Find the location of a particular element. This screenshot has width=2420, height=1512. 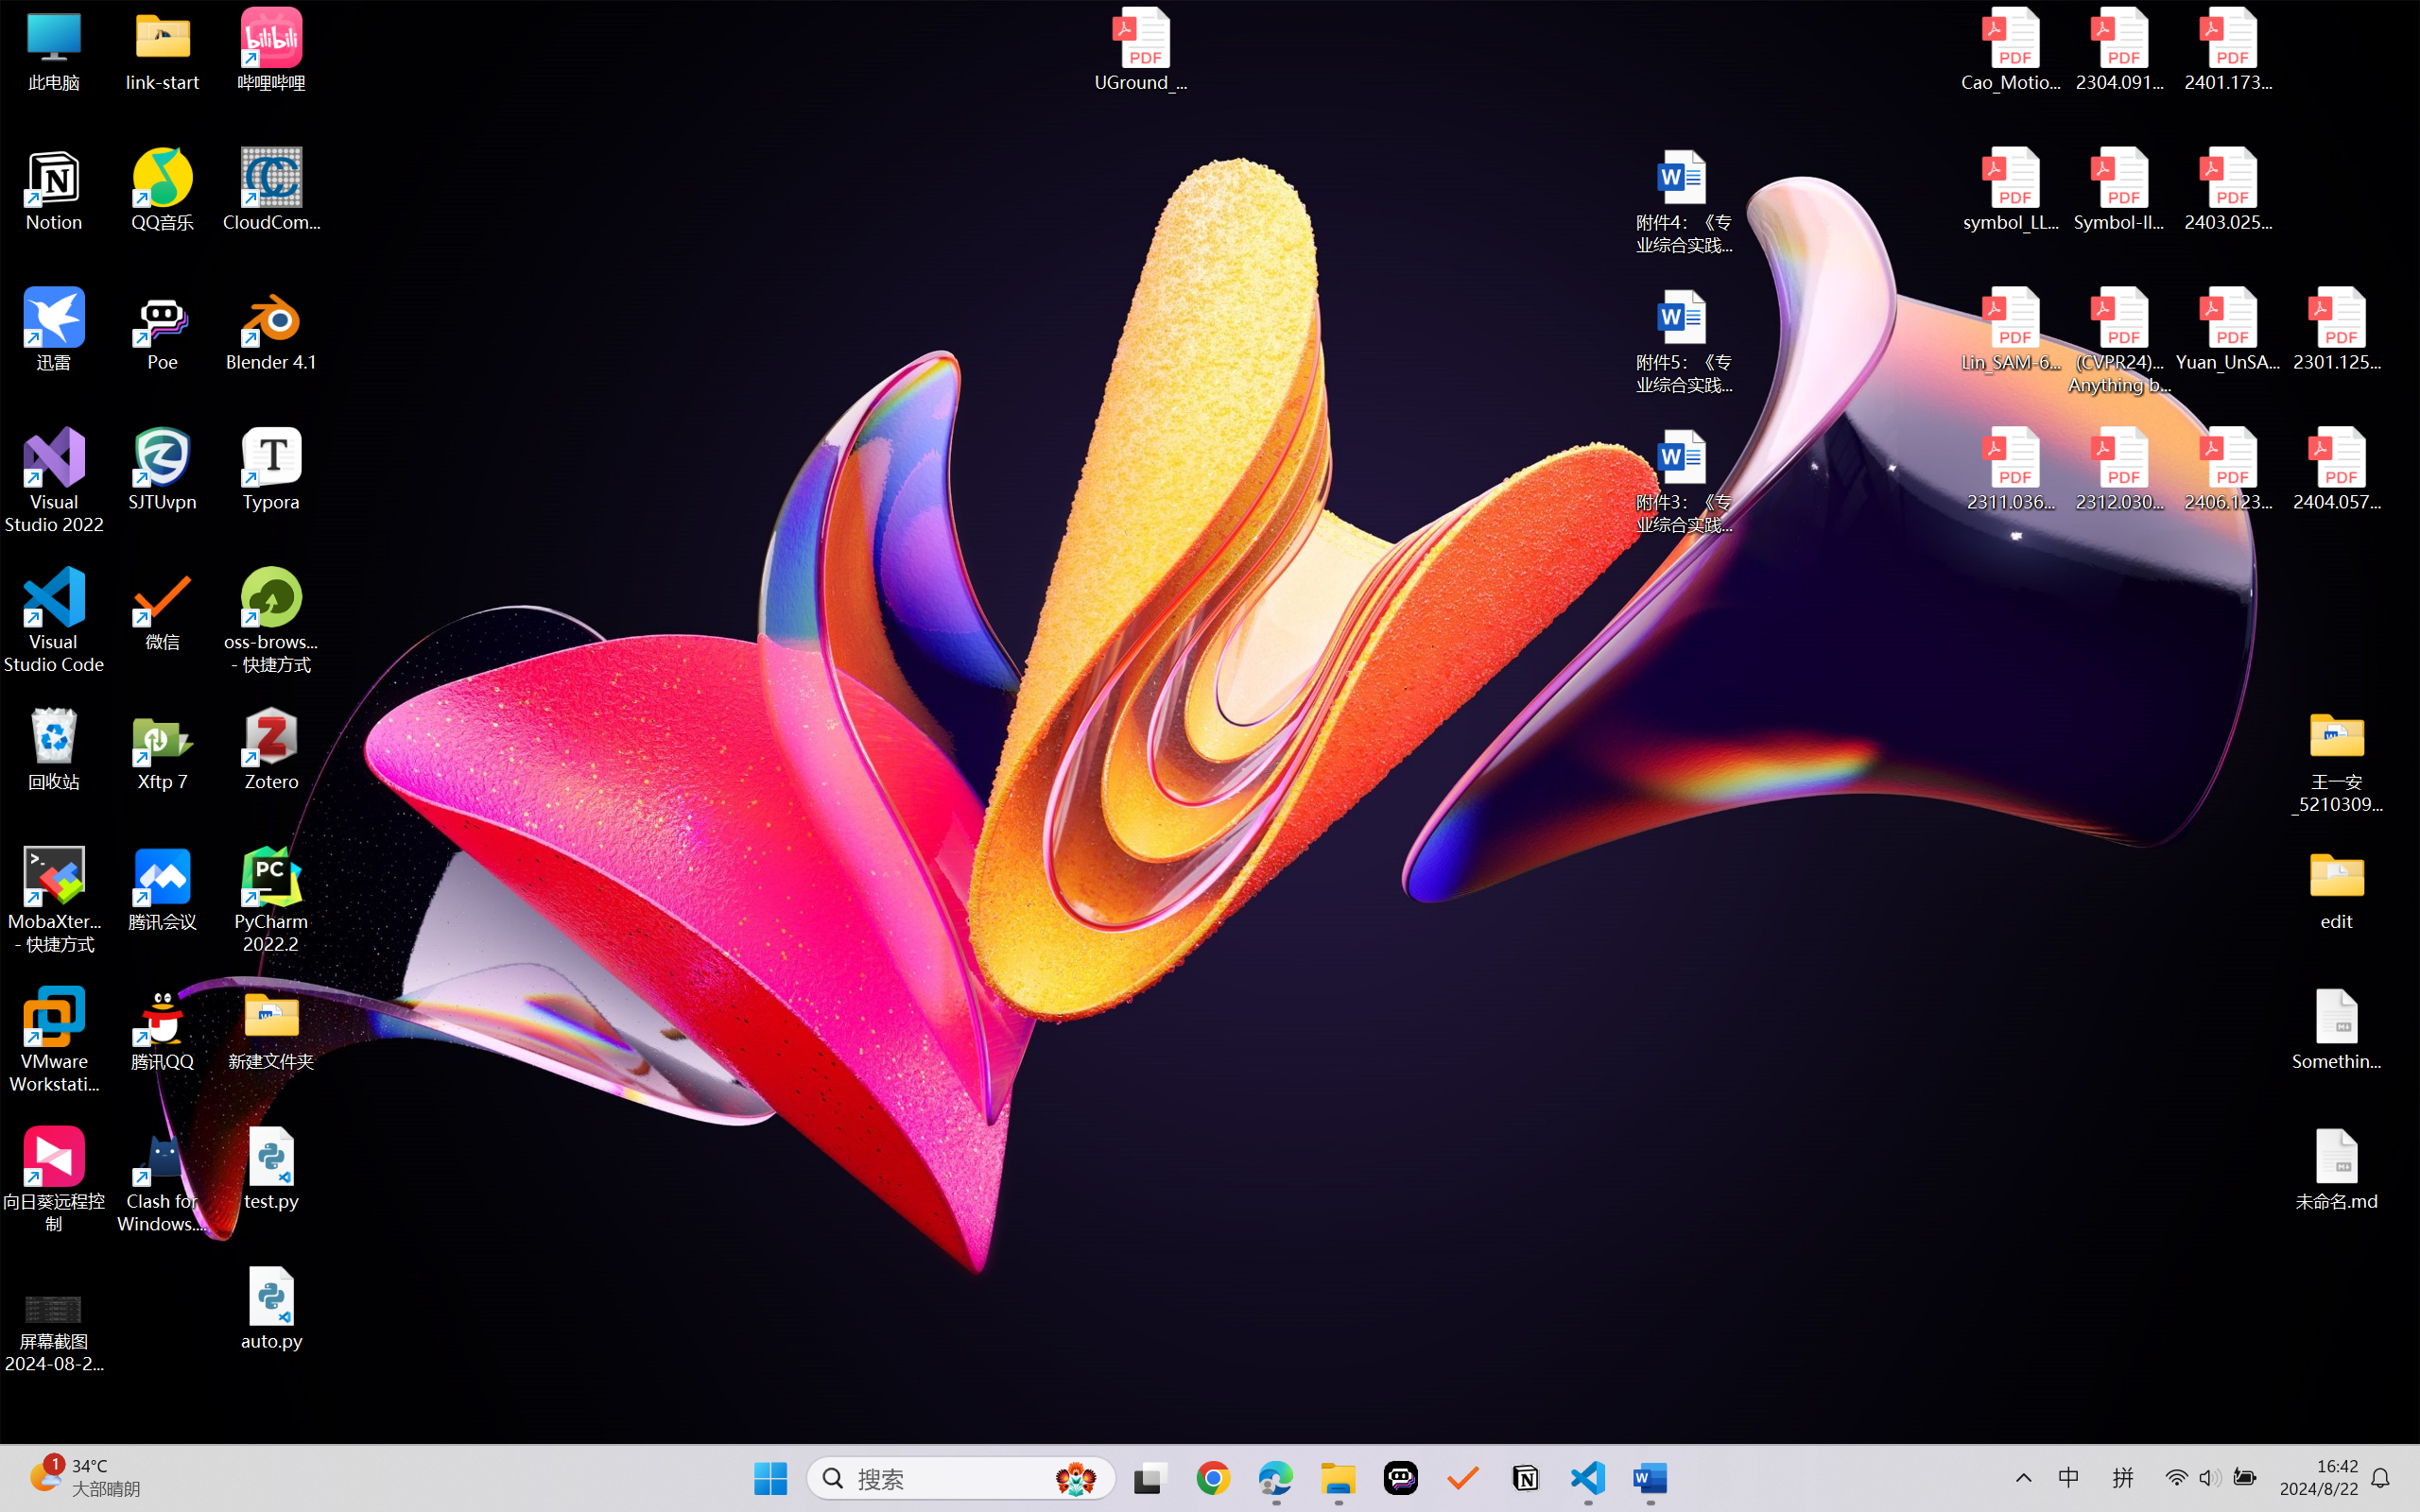

'Visual Studio Code' is located at coordinates (53, 619).